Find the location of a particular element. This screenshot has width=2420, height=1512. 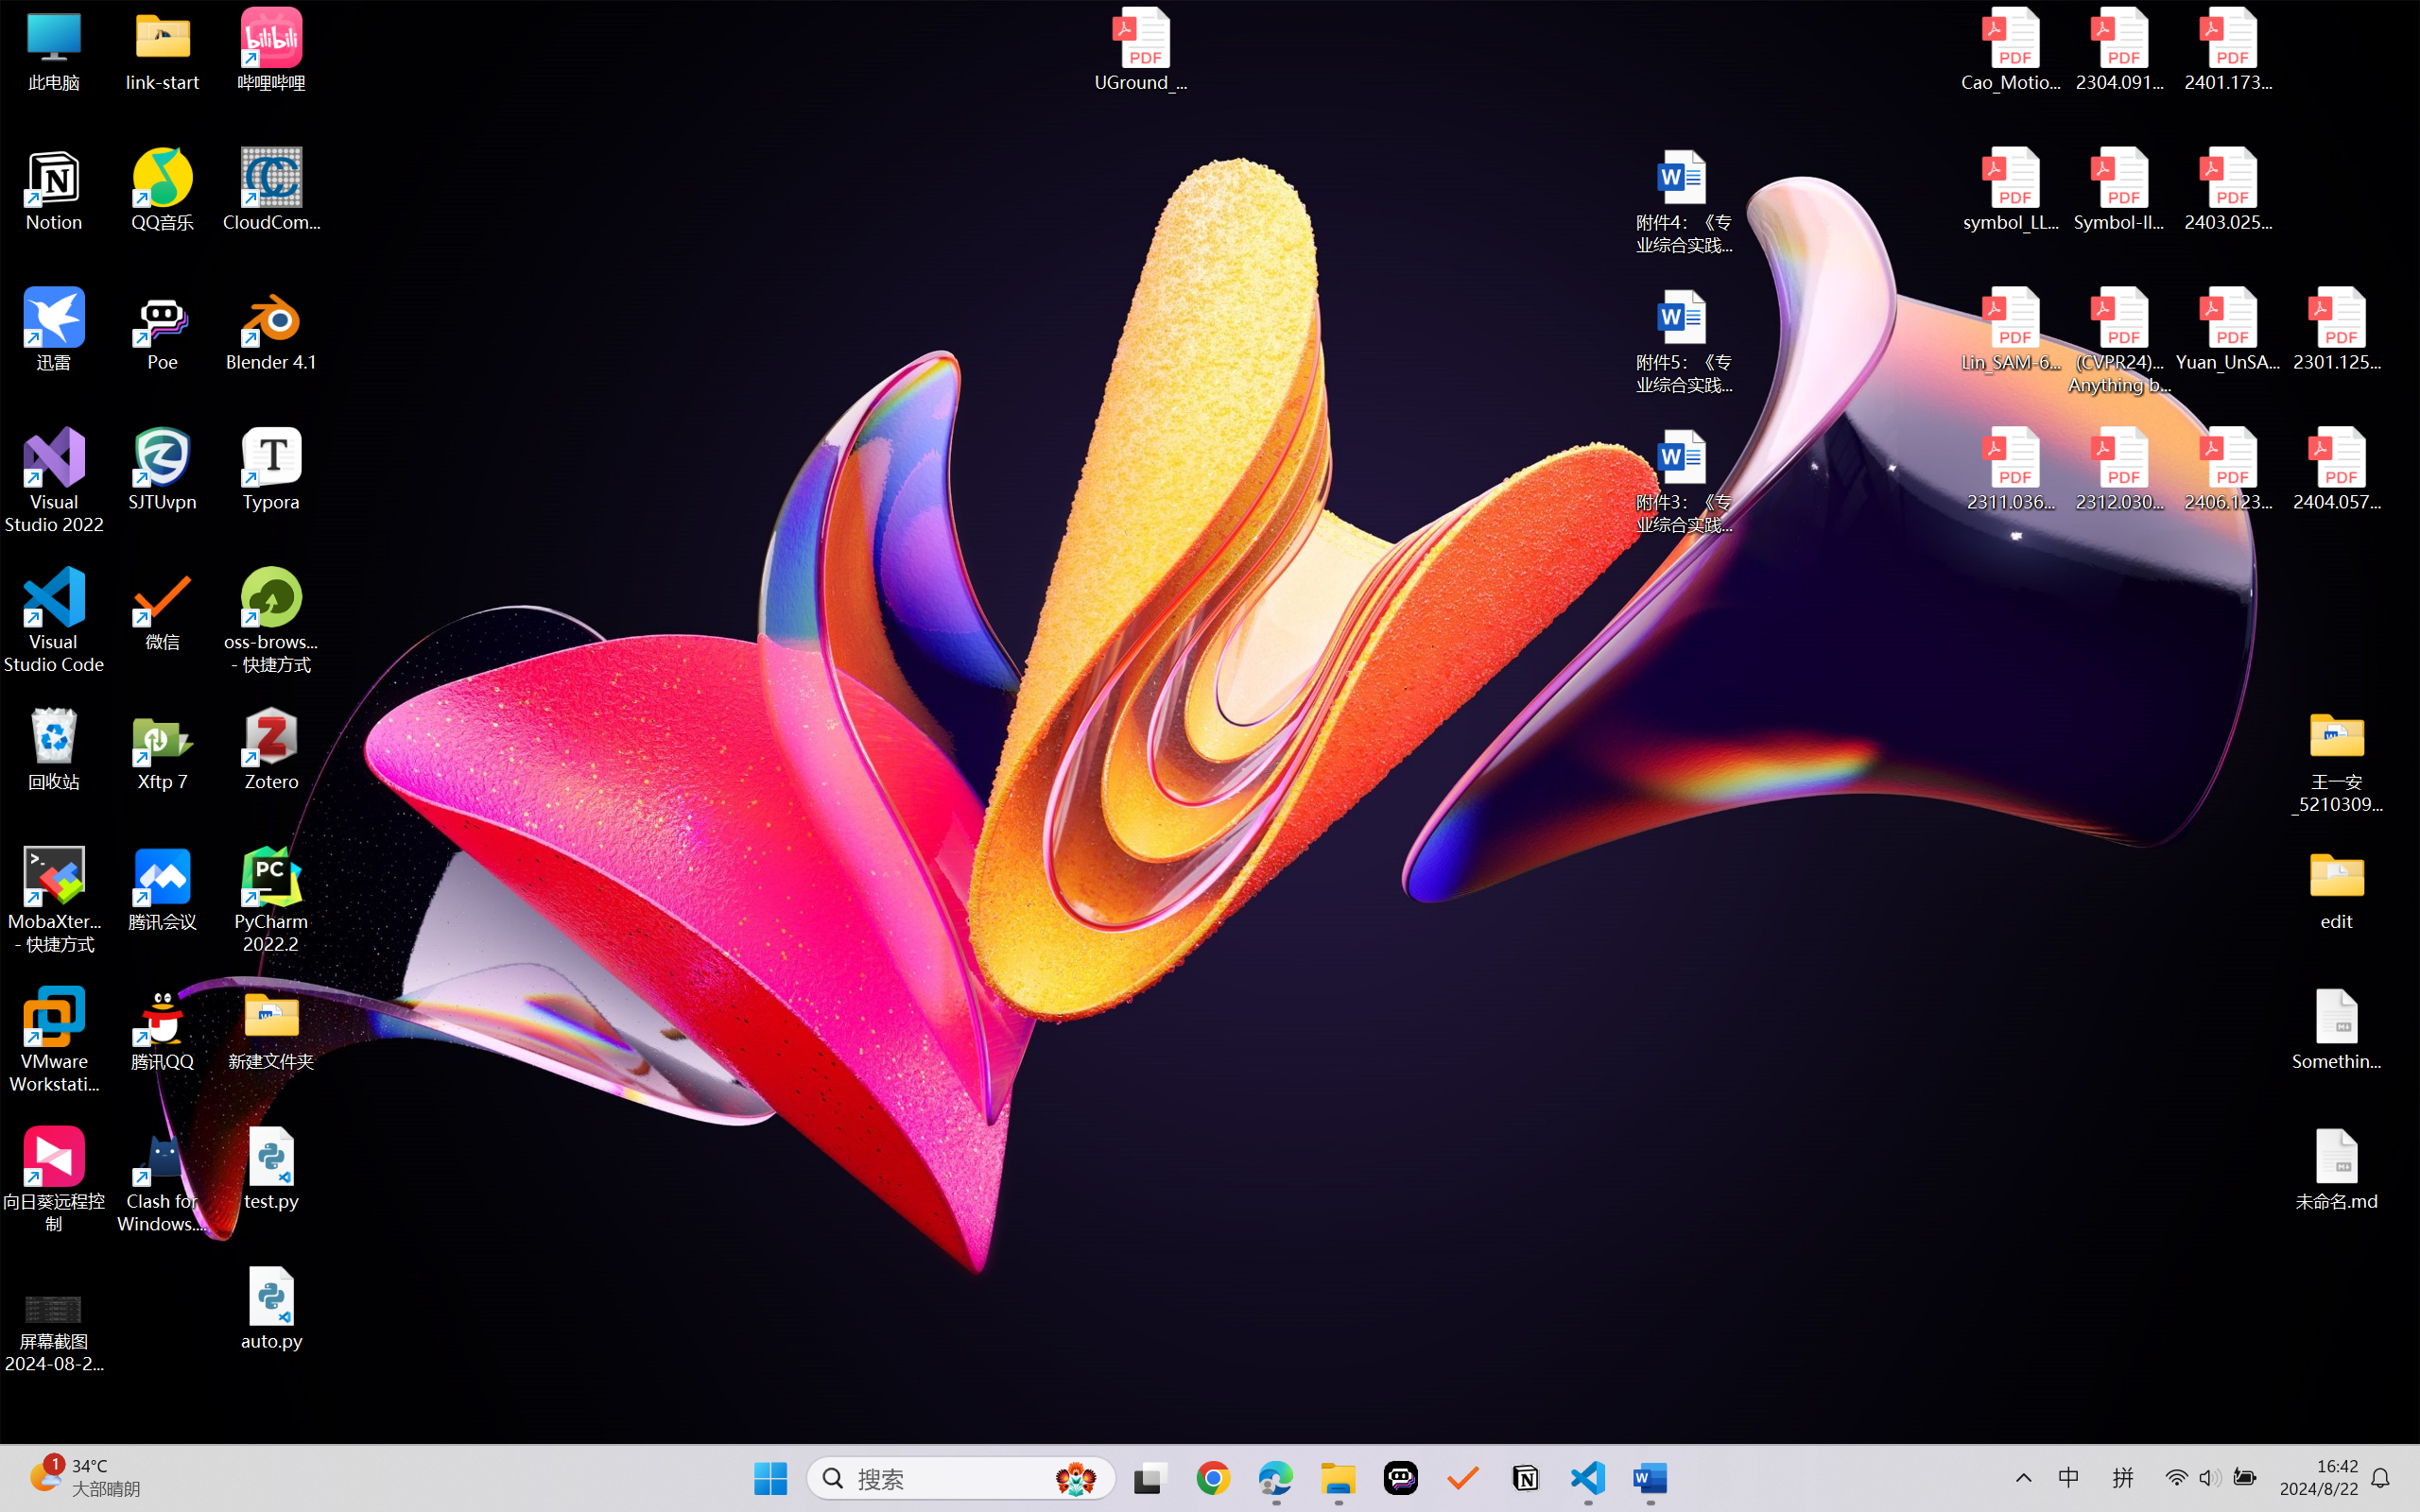

'Visual Studio Code' is located at coordinates (53, 619).